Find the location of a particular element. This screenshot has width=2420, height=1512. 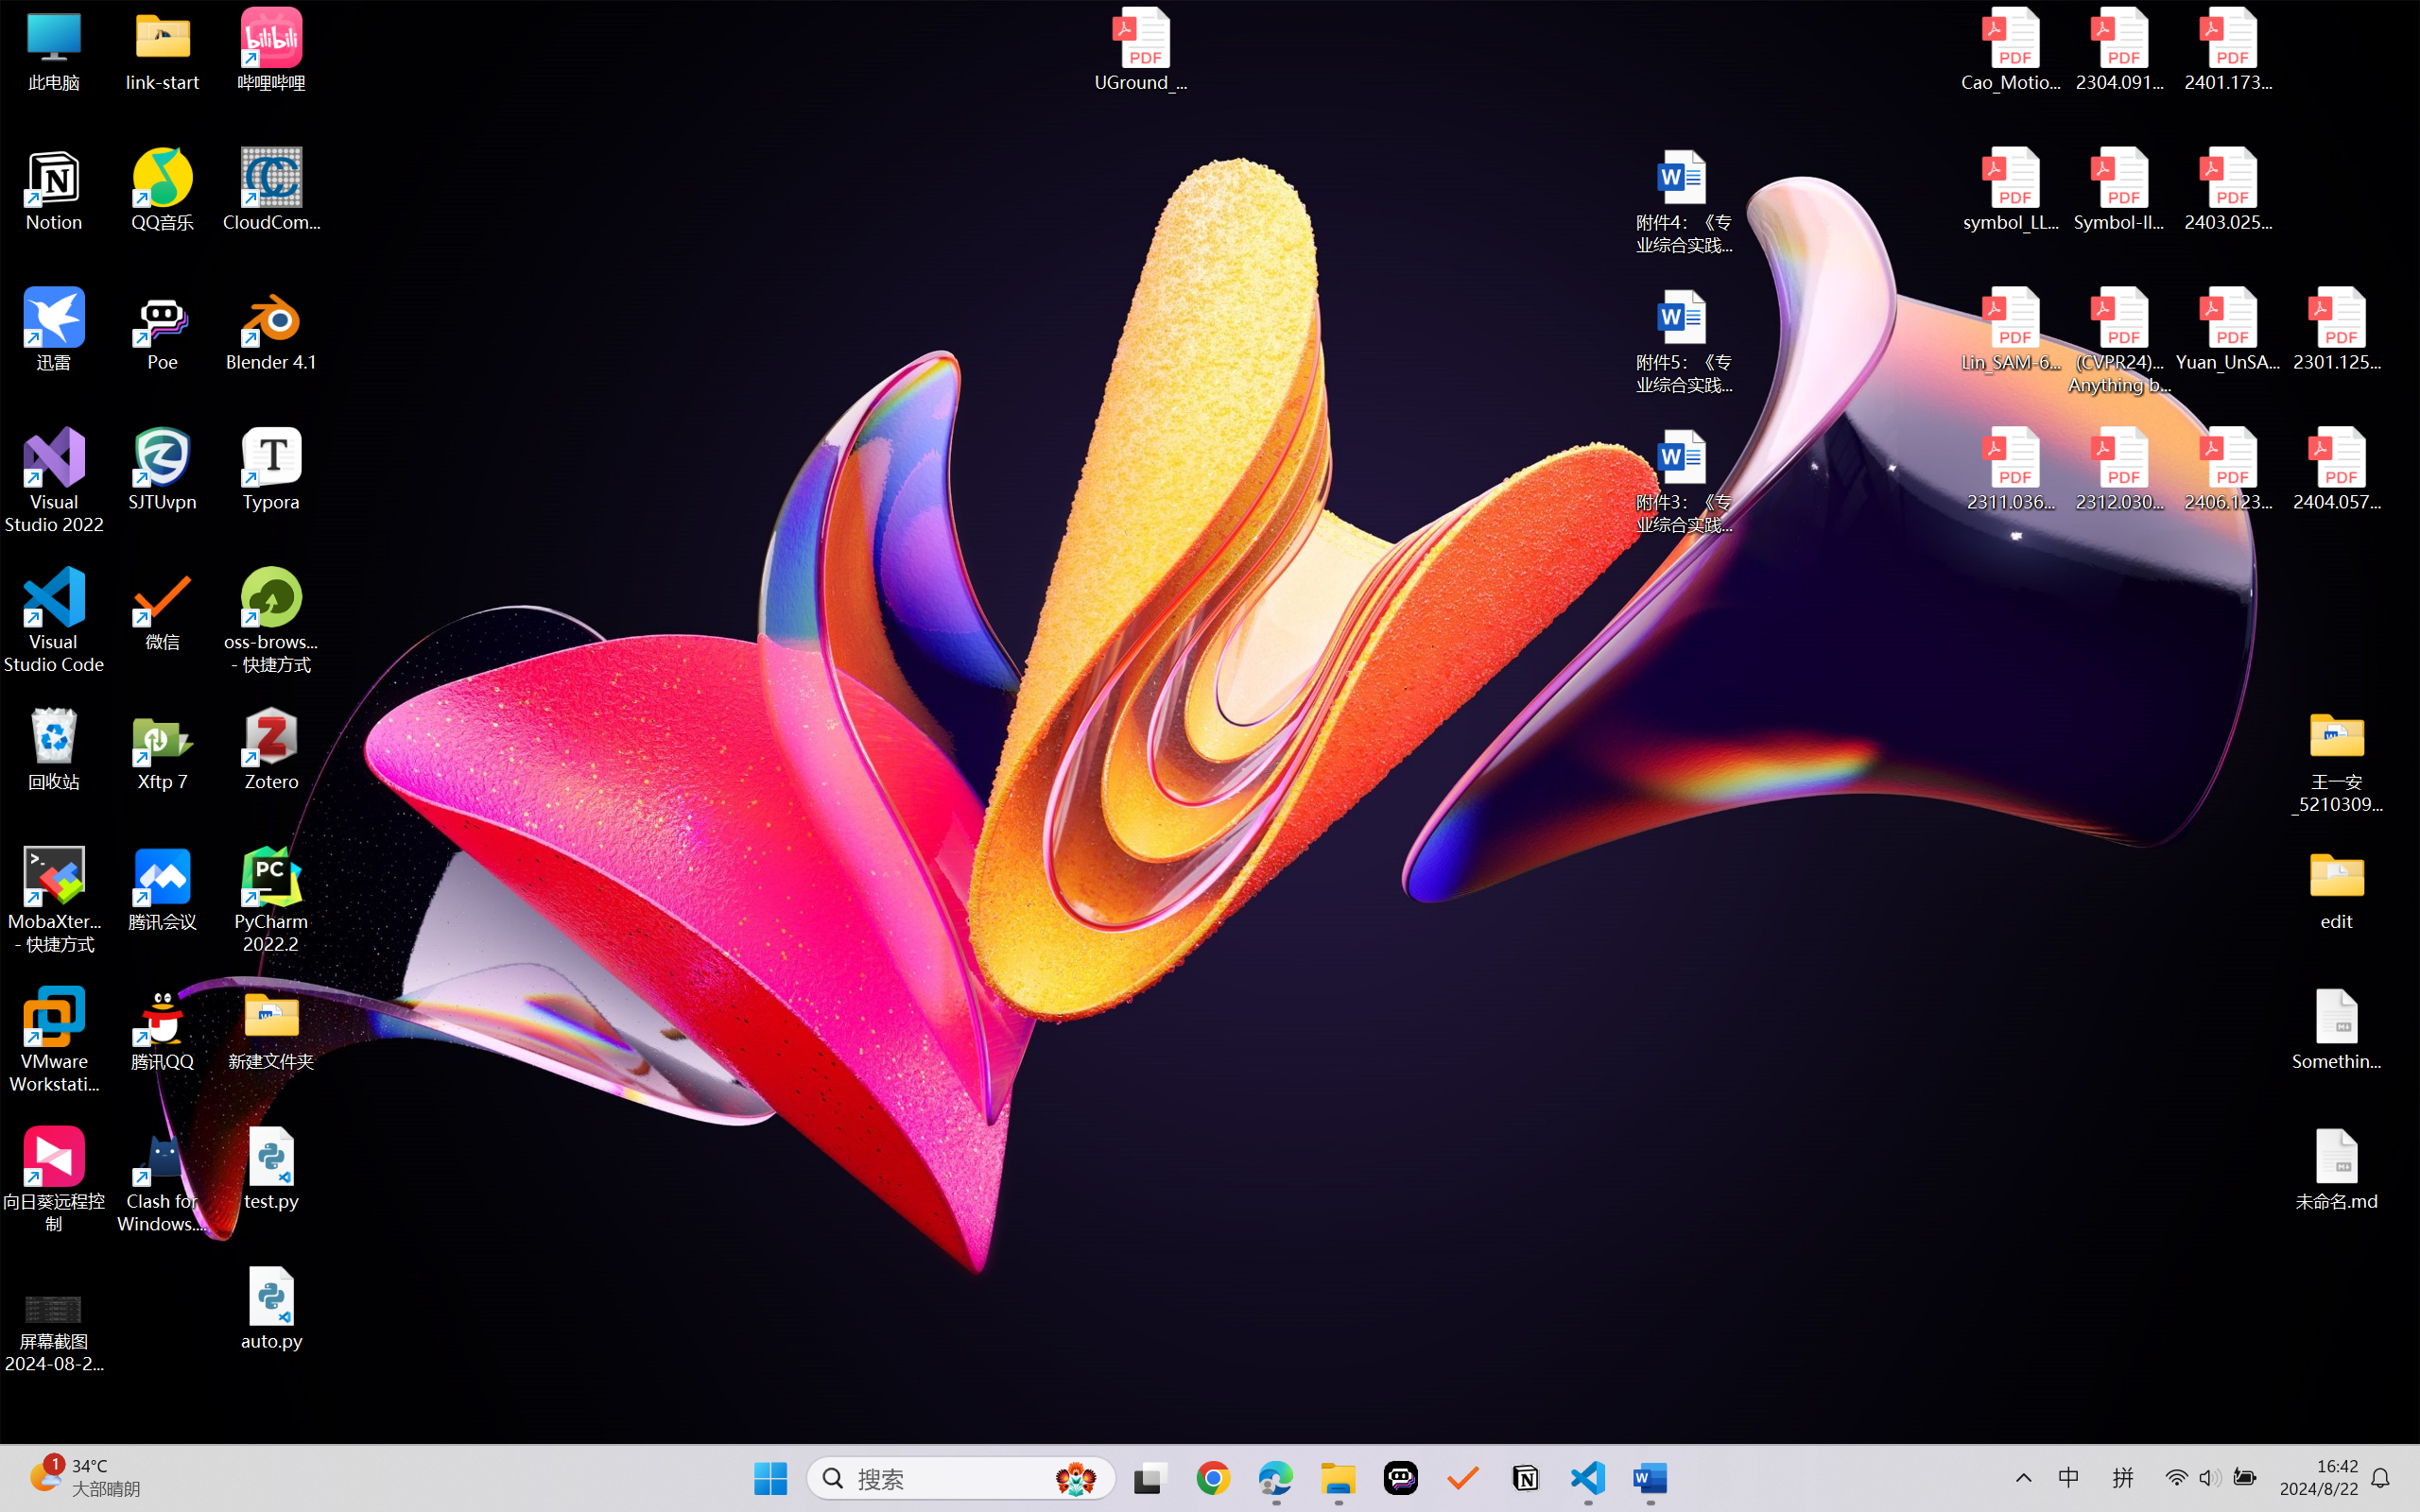

'Visual Studio Code' is located at coordinates (53, 619).